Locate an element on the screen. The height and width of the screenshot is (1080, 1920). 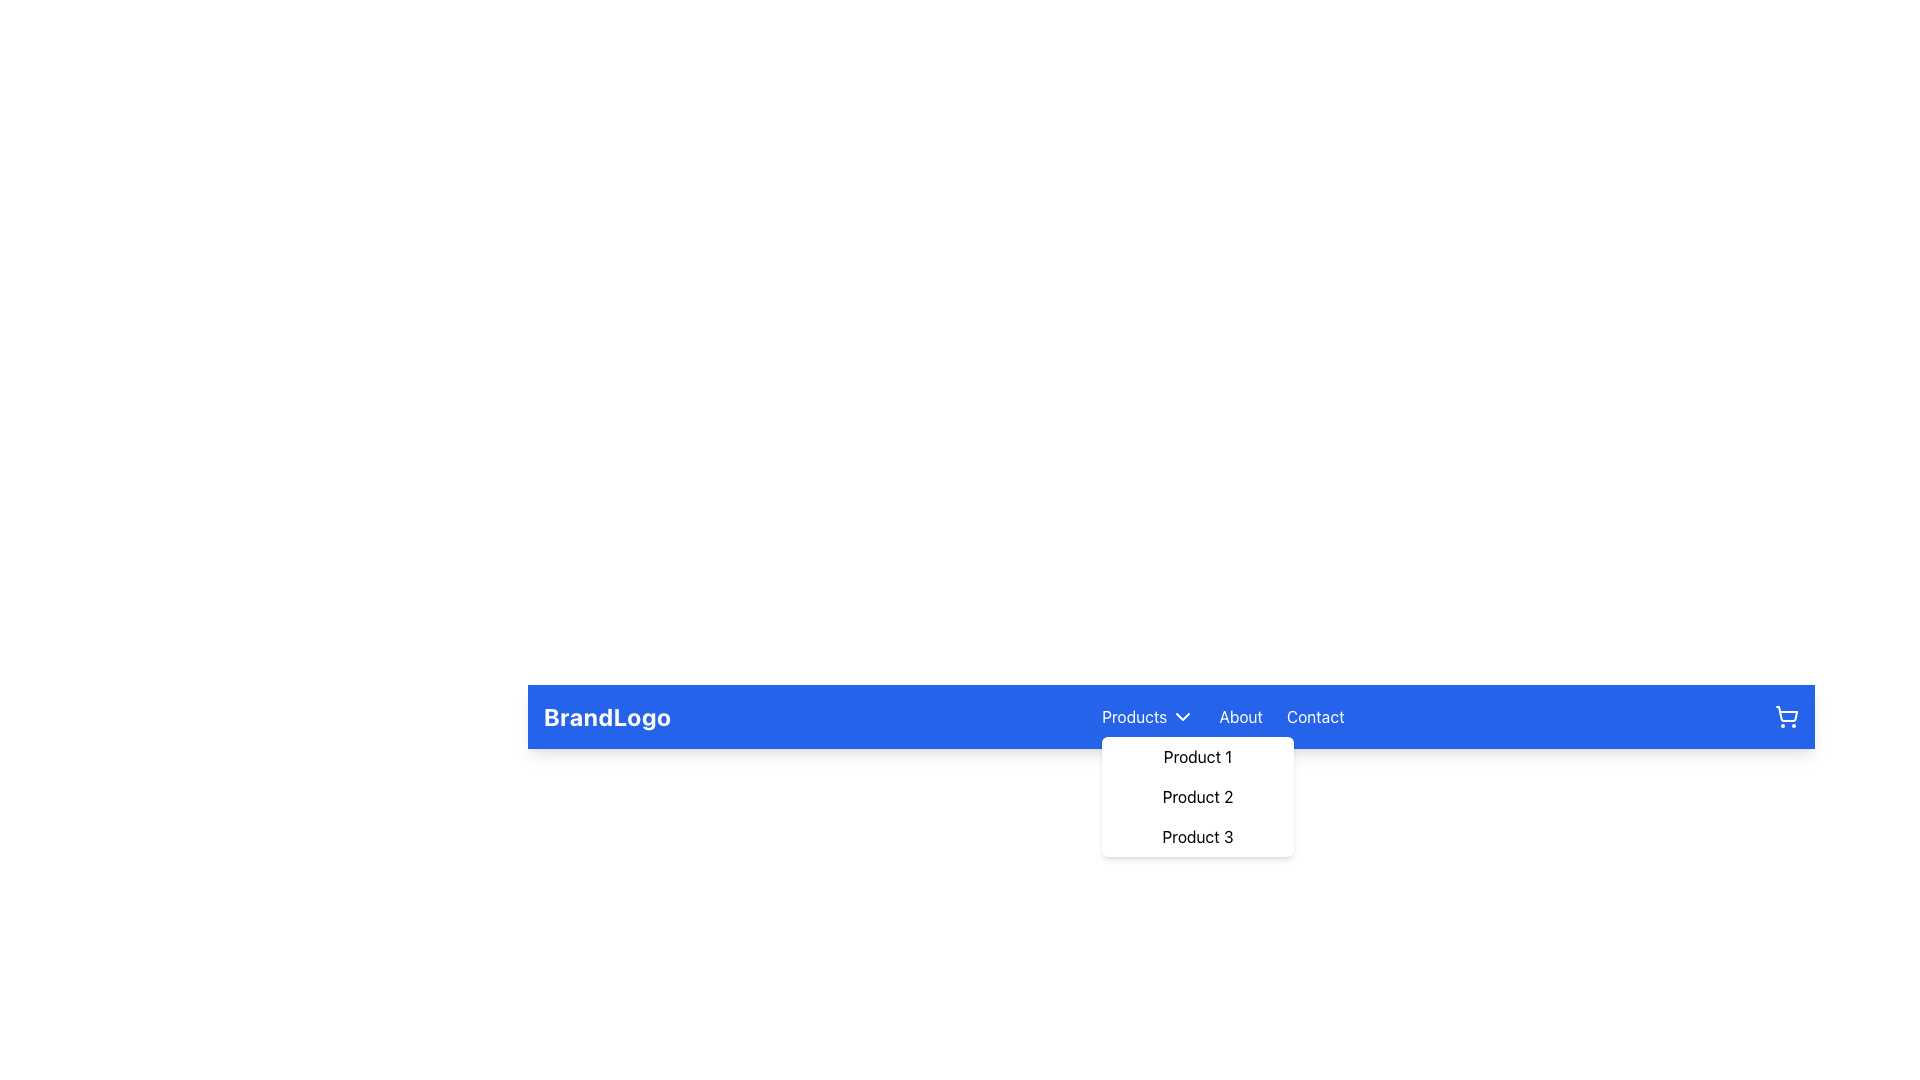
the 'Contact' link styled in white font within the blue navigation bar, located as the rightmost link after 'About' in the horizontal menu bar to trigger a visual effect is located at coordinates (1315, 716).